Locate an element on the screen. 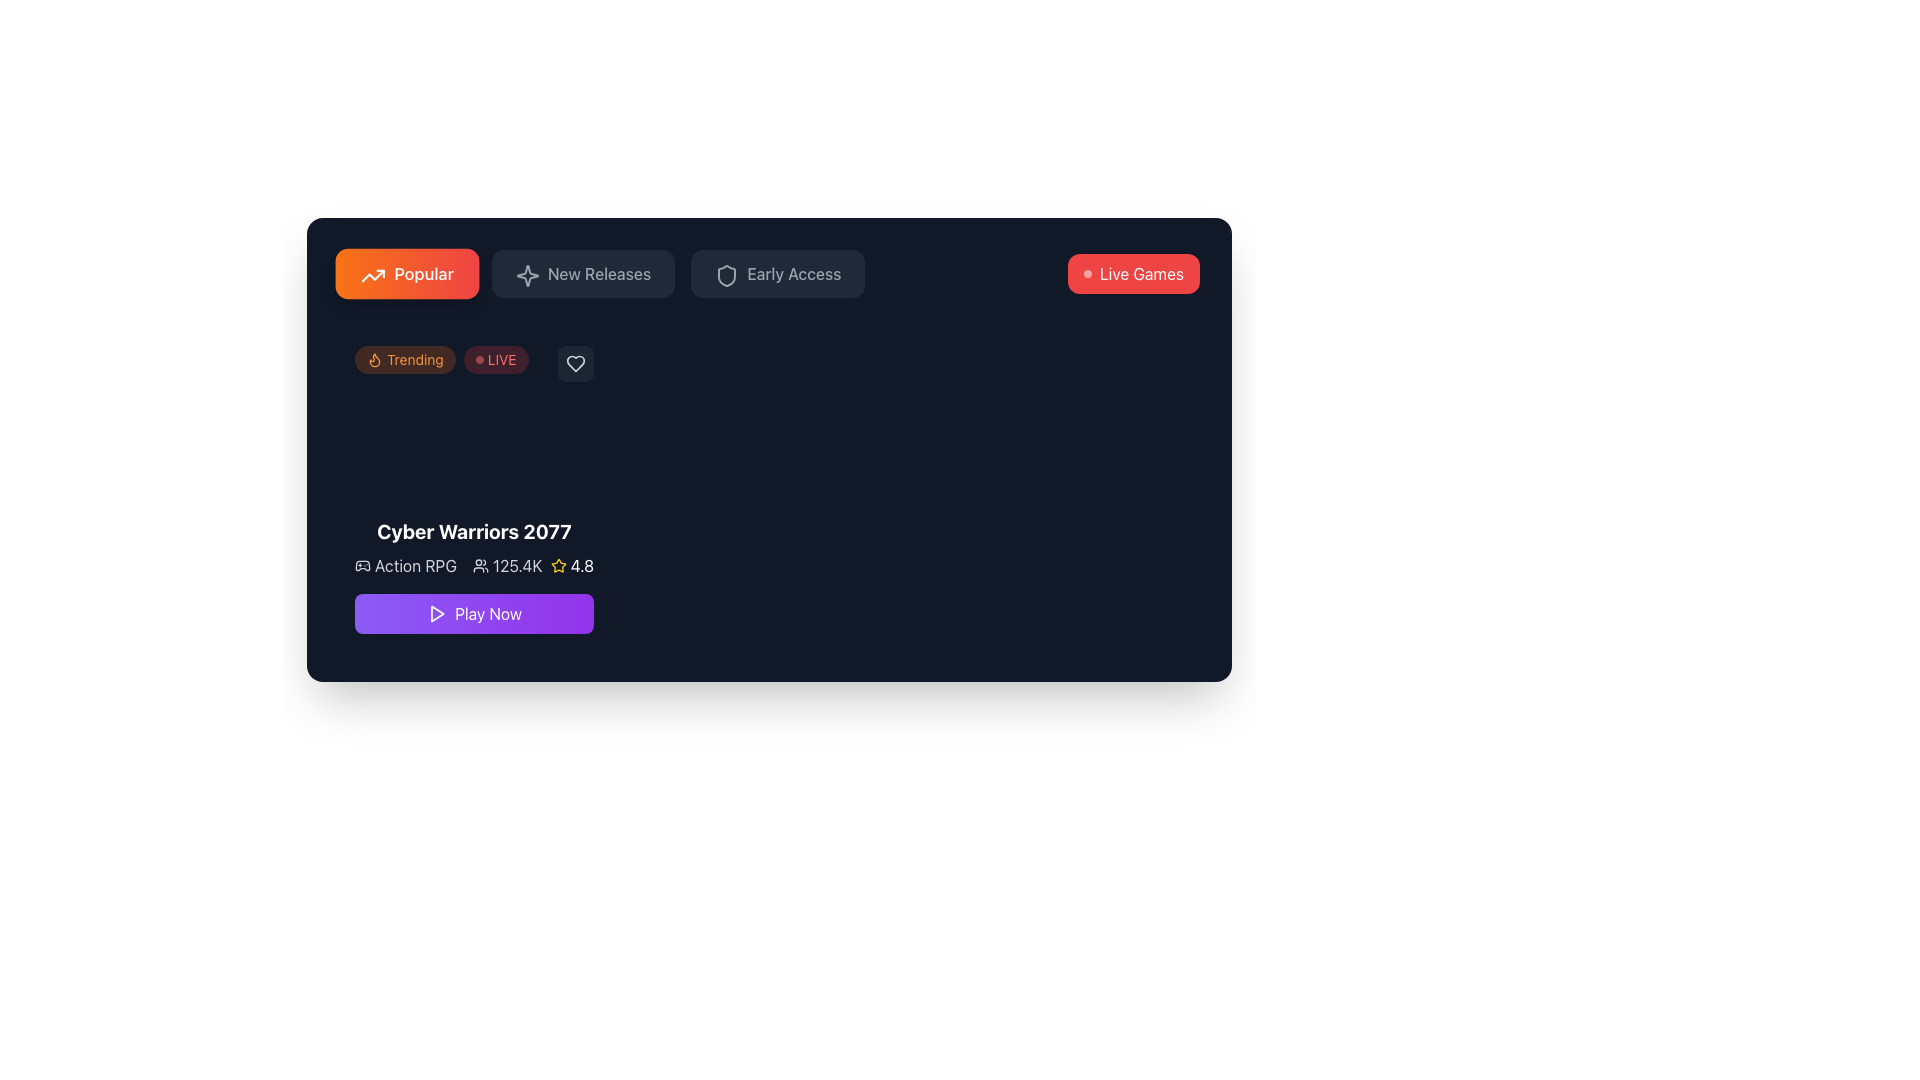 The image size is (1920, 1080). the icon representing 'Early Access', which is the first element in its button group indicating security or exclusivity is located at coordinates (724, 273).